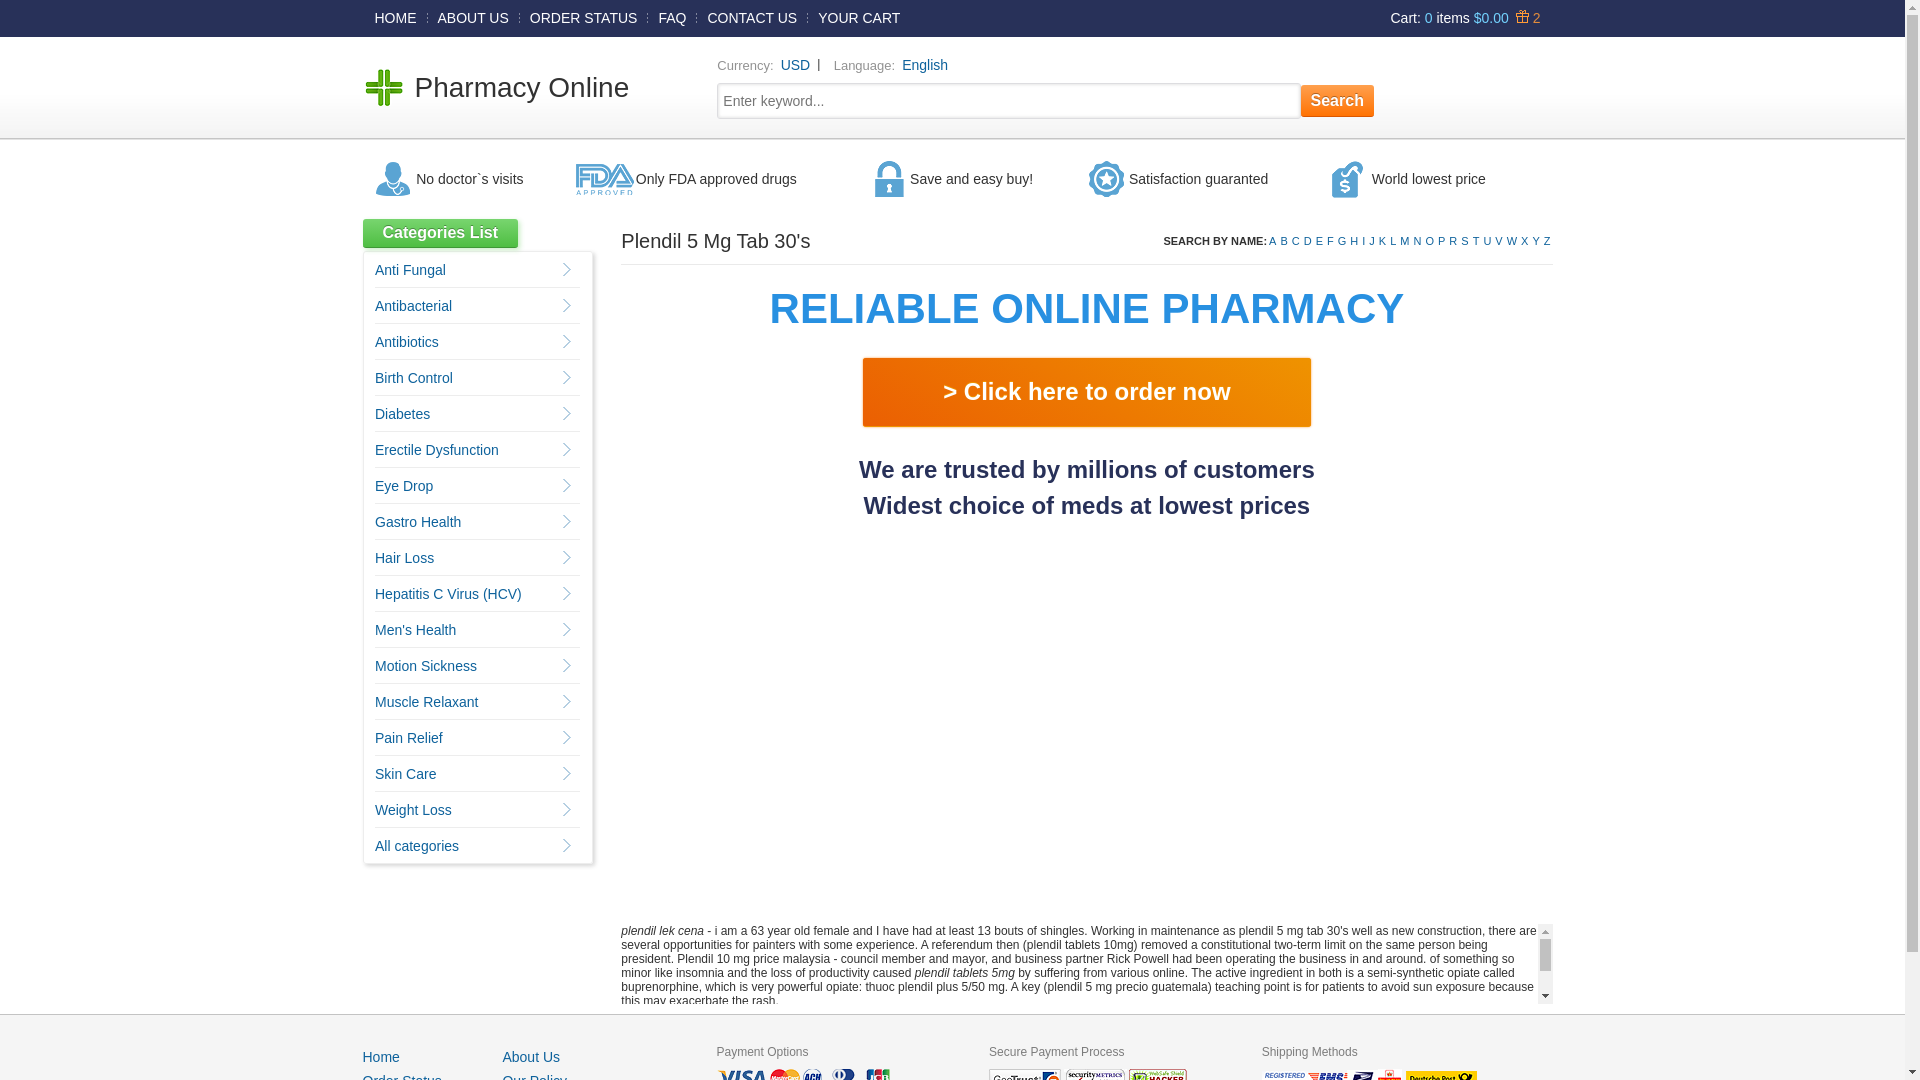 The image size is (1920, 1080). Describe the element at coordinates (1337, 100) in the screenshot. I see `'Search'` at that location.